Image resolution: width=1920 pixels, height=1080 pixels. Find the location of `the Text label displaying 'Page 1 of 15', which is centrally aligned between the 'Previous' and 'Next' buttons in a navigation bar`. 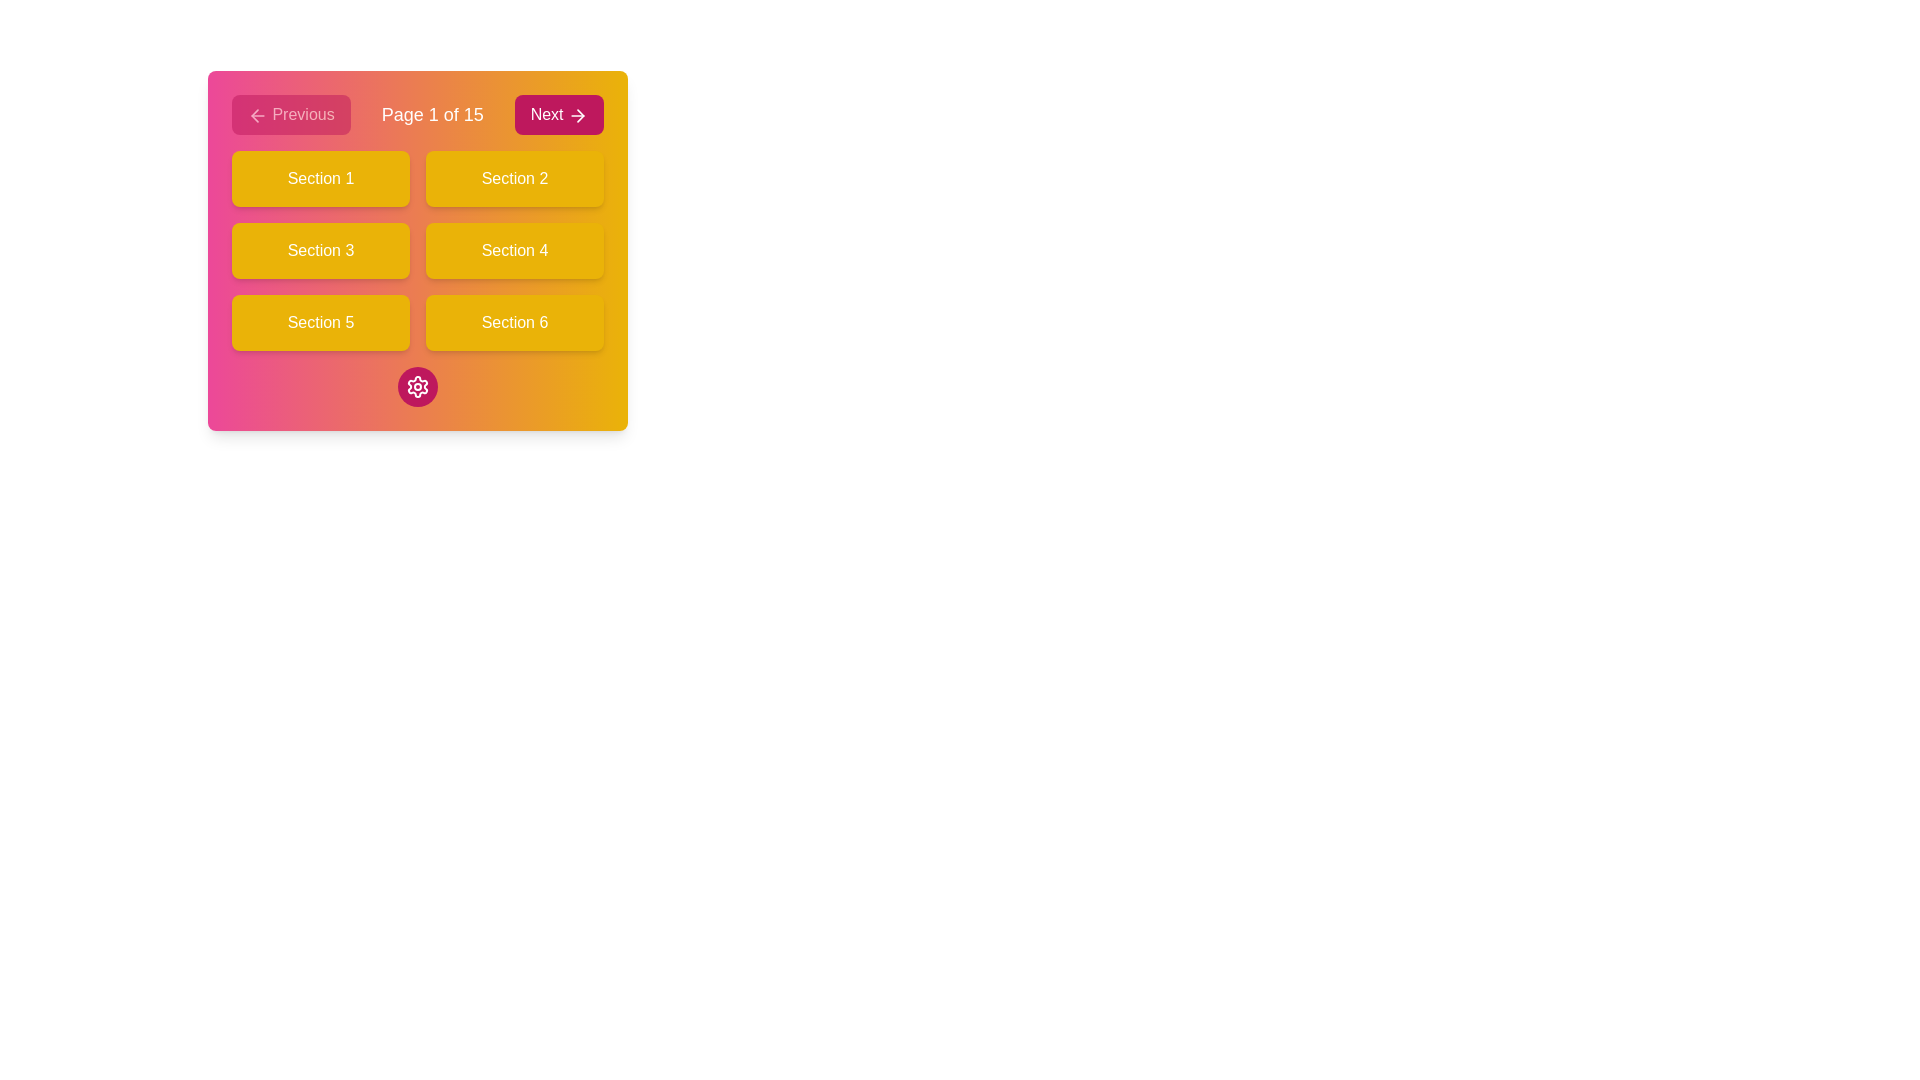

the Text label displaying 'Page 1 of 15', which is centrally aligned between the 'Previous' and 'Next' buttons in a navigation bar is located at coordinates (431, 115).